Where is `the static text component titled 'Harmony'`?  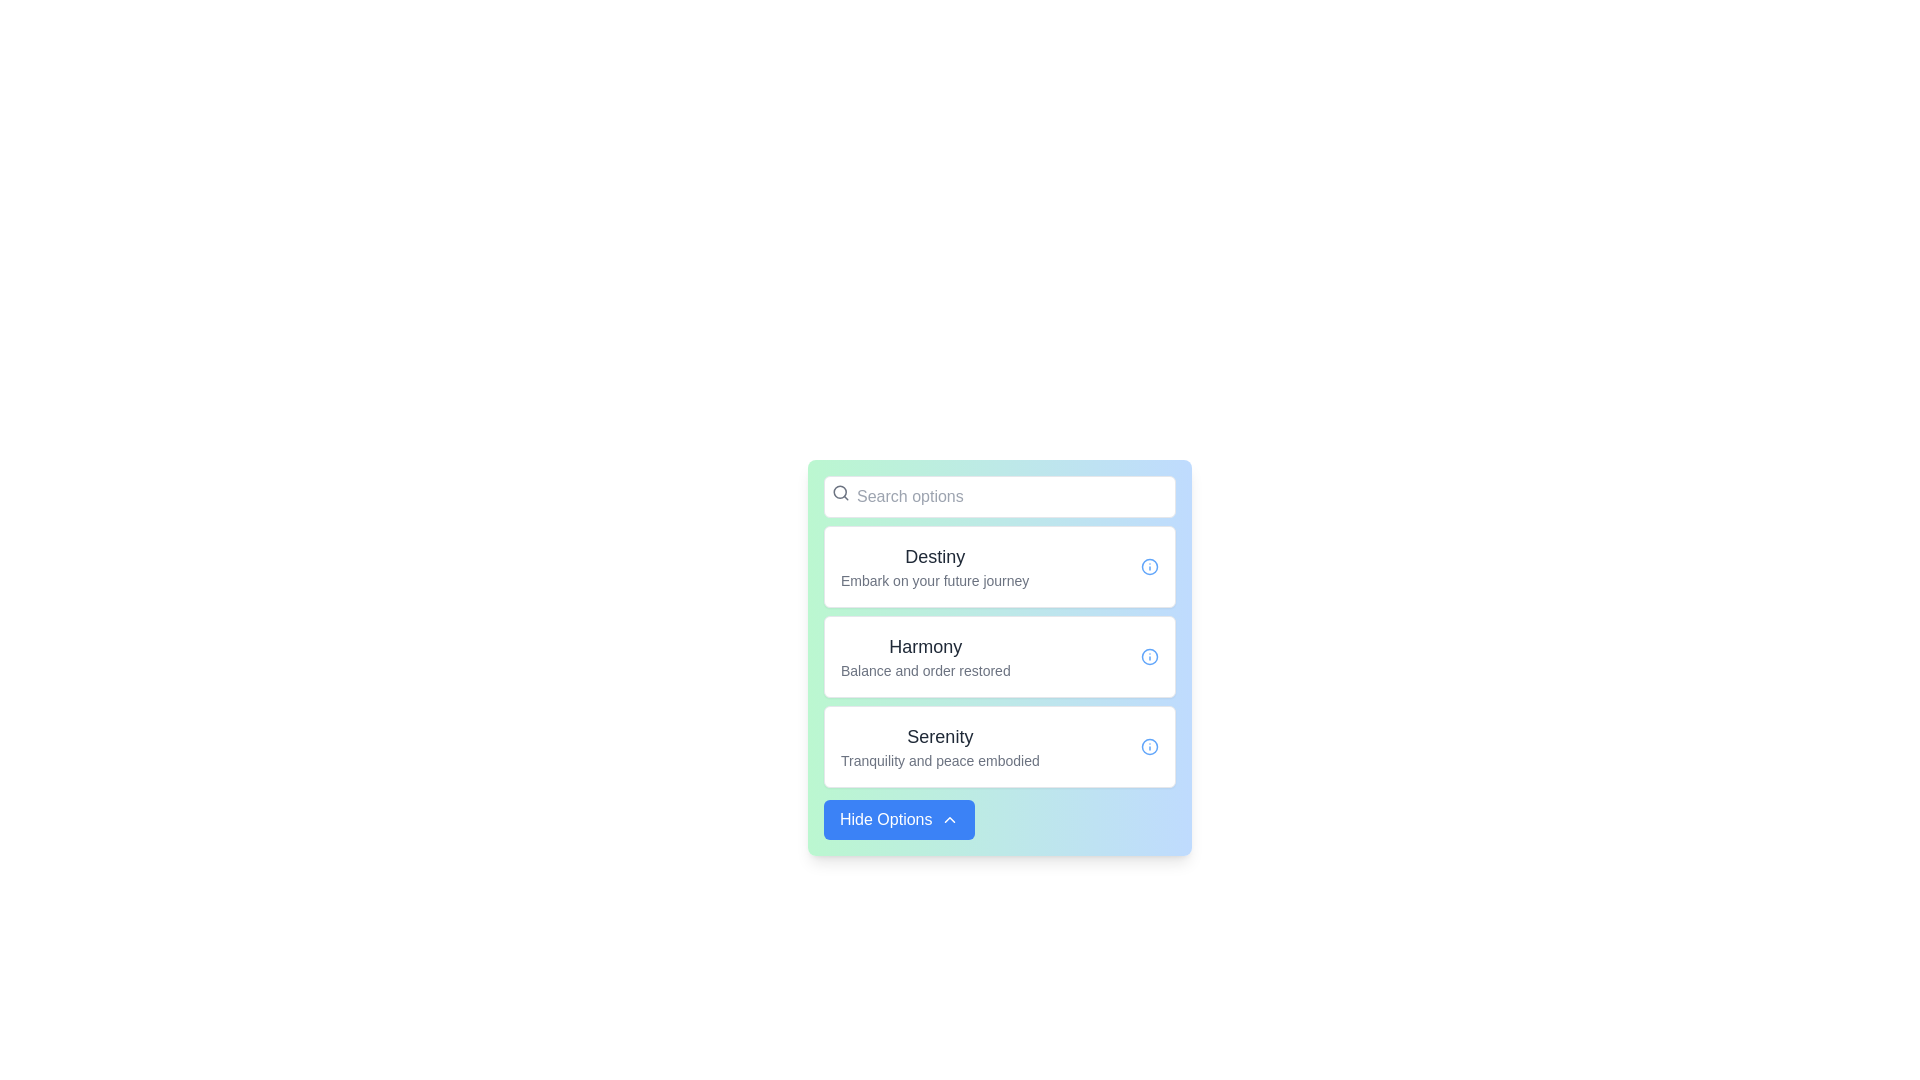 the static text component titled 'Harmony' is located at coordinates (924, 656).